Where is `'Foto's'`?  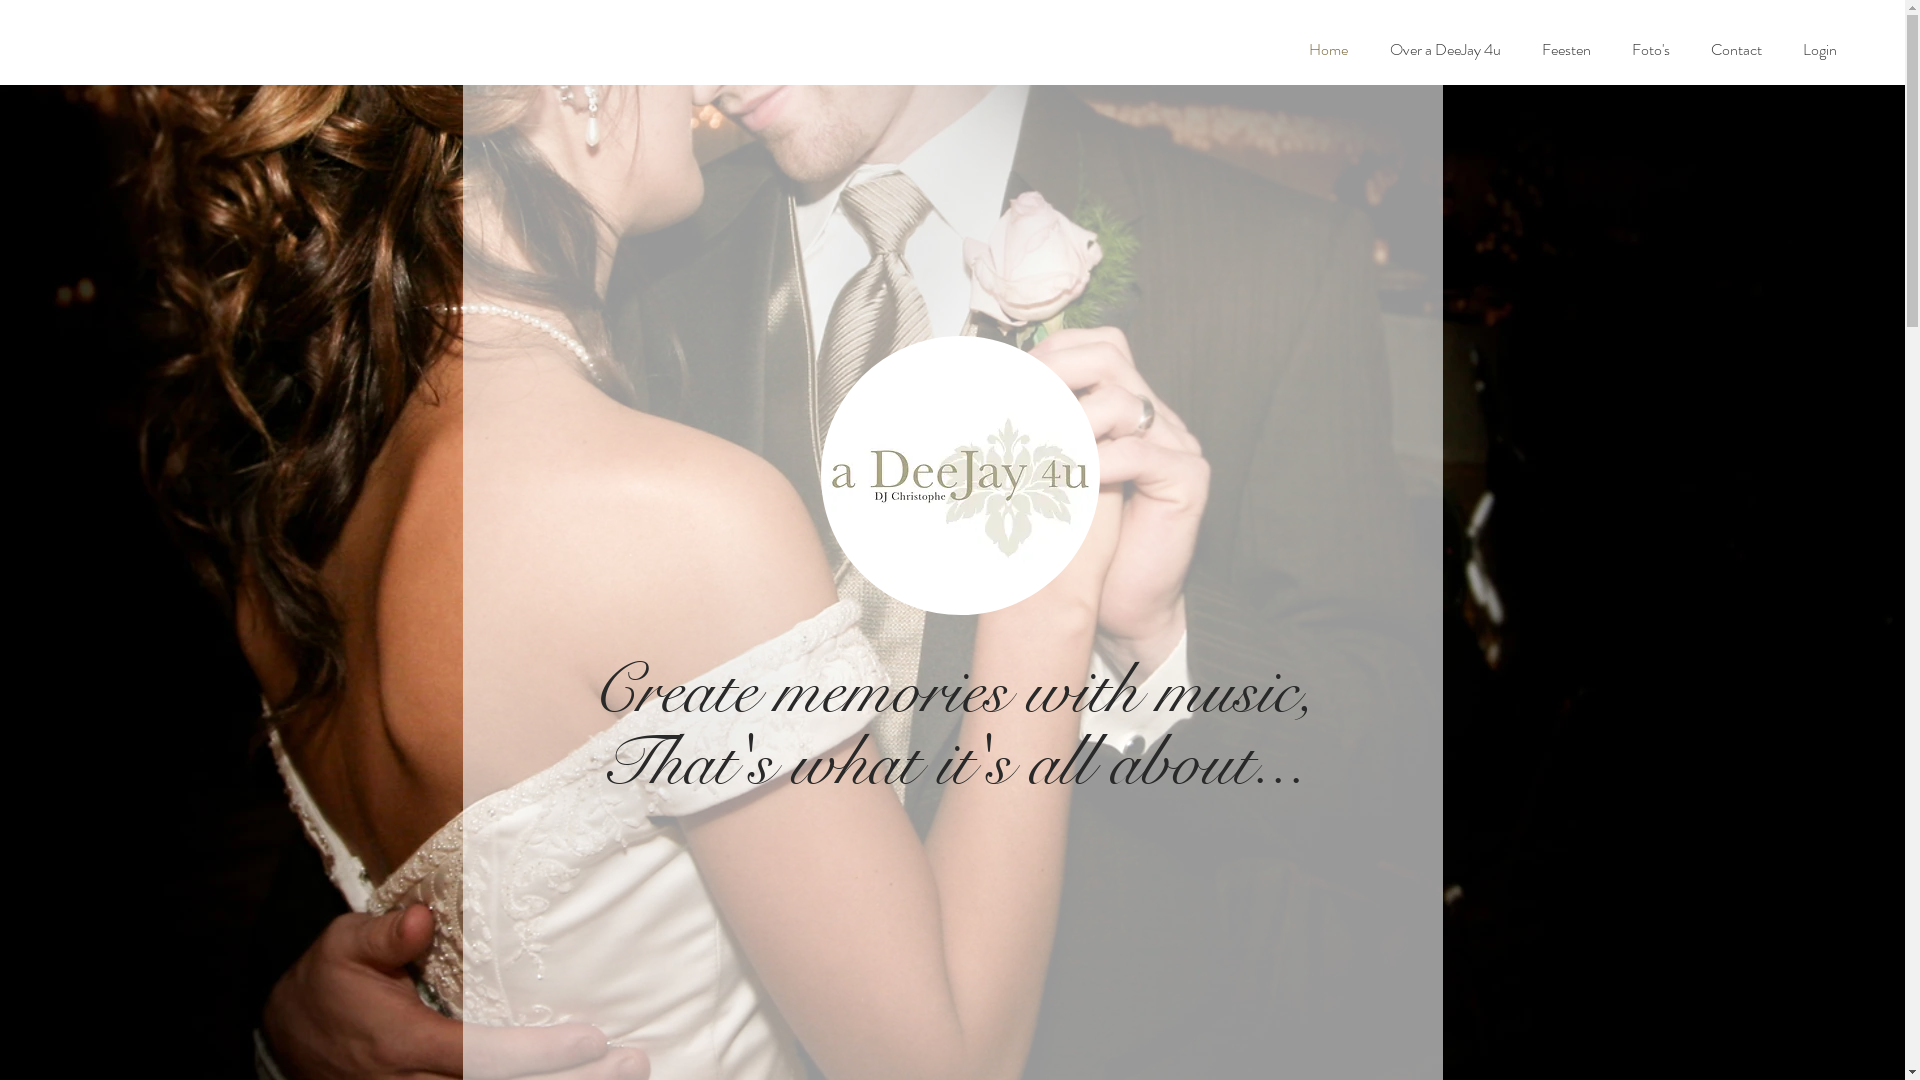 'Foto's' is located at coordinates (1650, 49).